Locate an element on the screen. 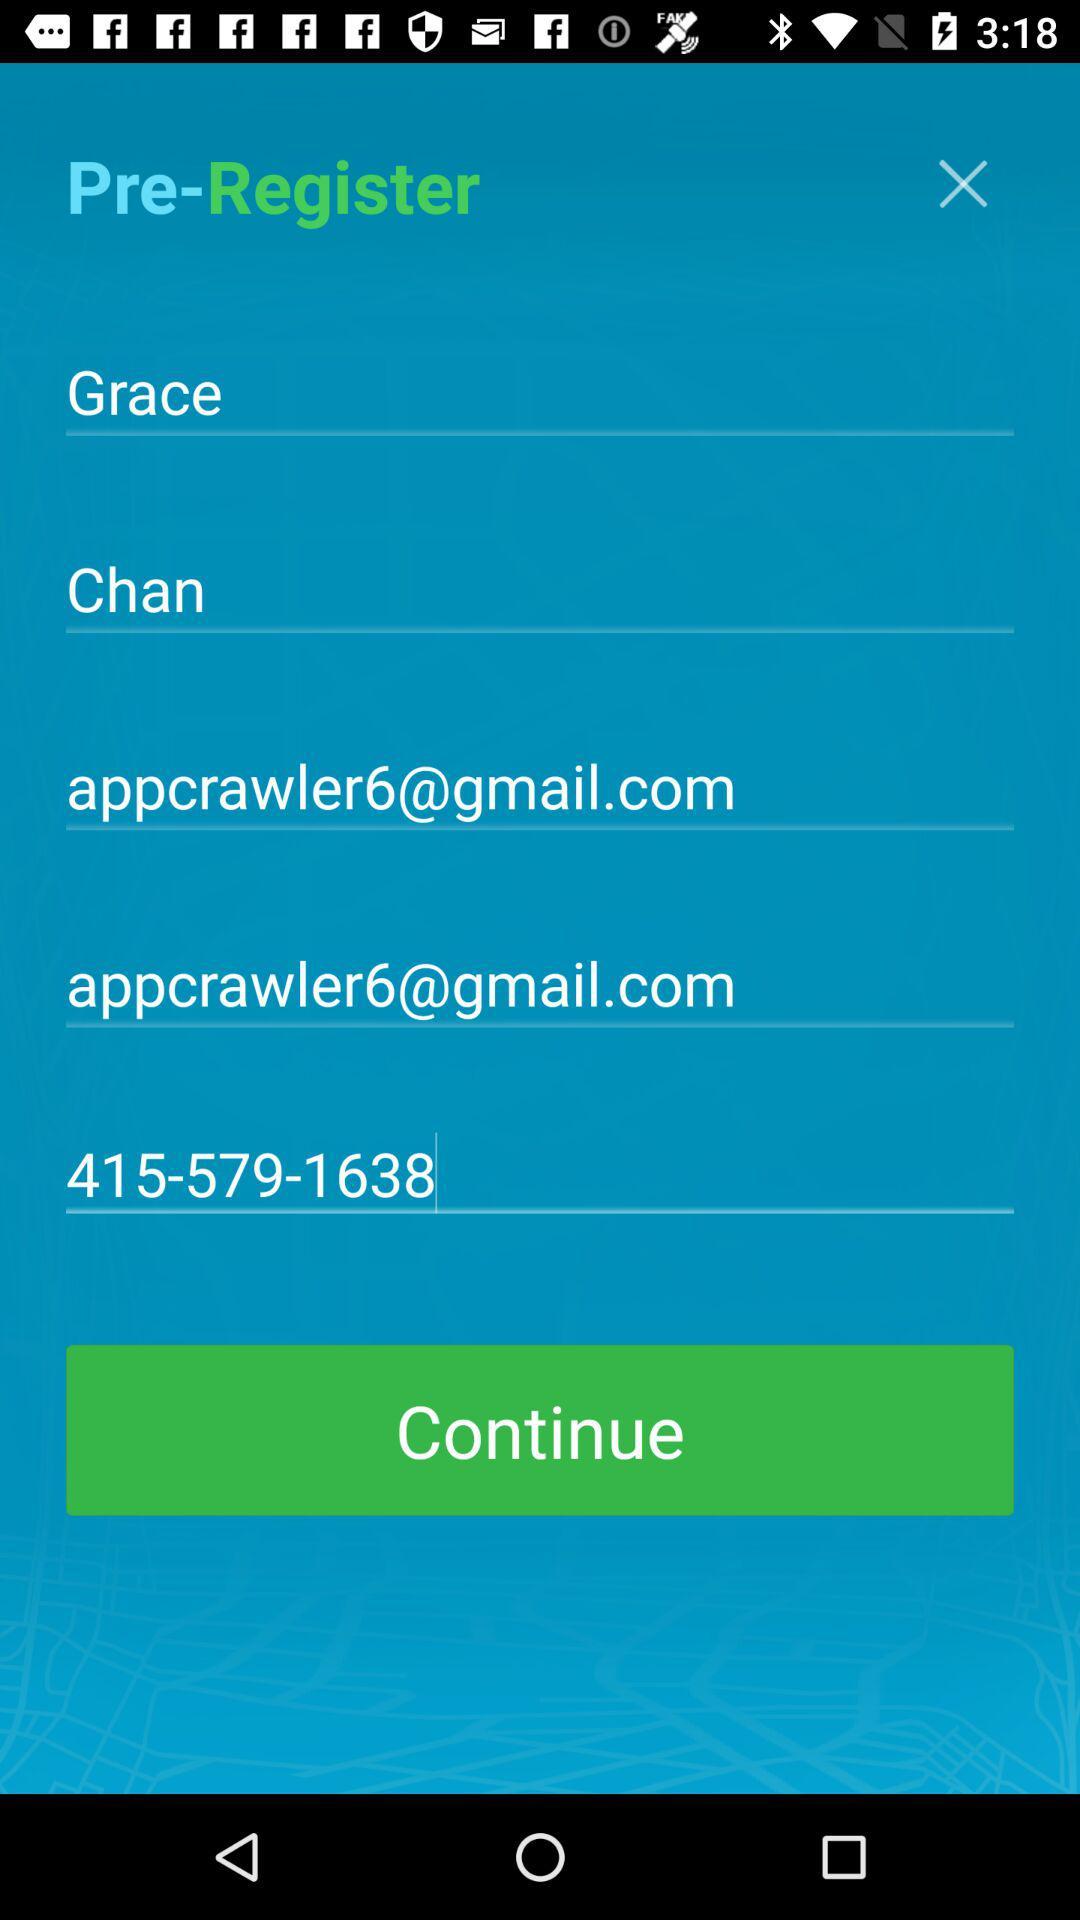  the icon at the top right corner is located at coordinates (962, 183).